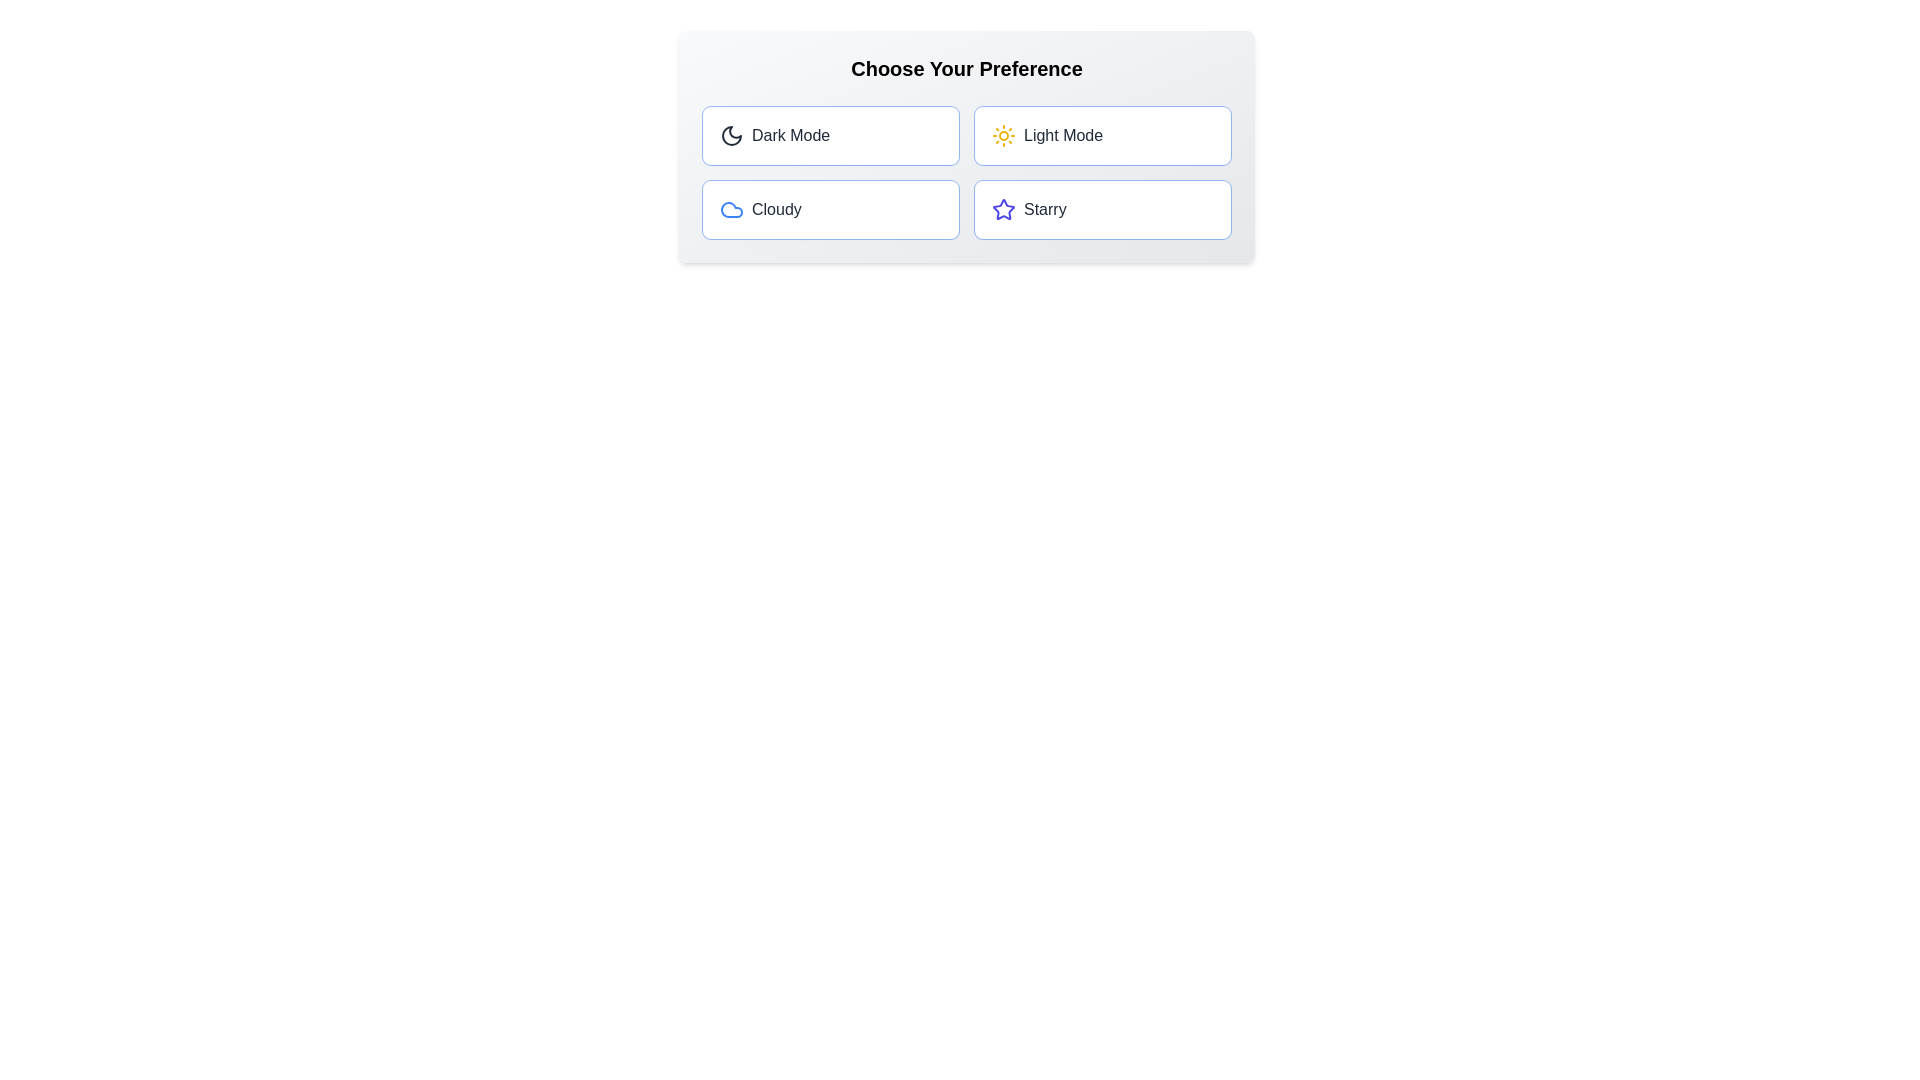 This screenshot has height=1080, width=1920. What do you see at coordinates (774, 135) in the screenshot?
I see `the 'Dark Mode' button with a moon icon located in the top-left selection option of the grid menu under 'Choose Your Preference'` at bounding box center [774, 135].